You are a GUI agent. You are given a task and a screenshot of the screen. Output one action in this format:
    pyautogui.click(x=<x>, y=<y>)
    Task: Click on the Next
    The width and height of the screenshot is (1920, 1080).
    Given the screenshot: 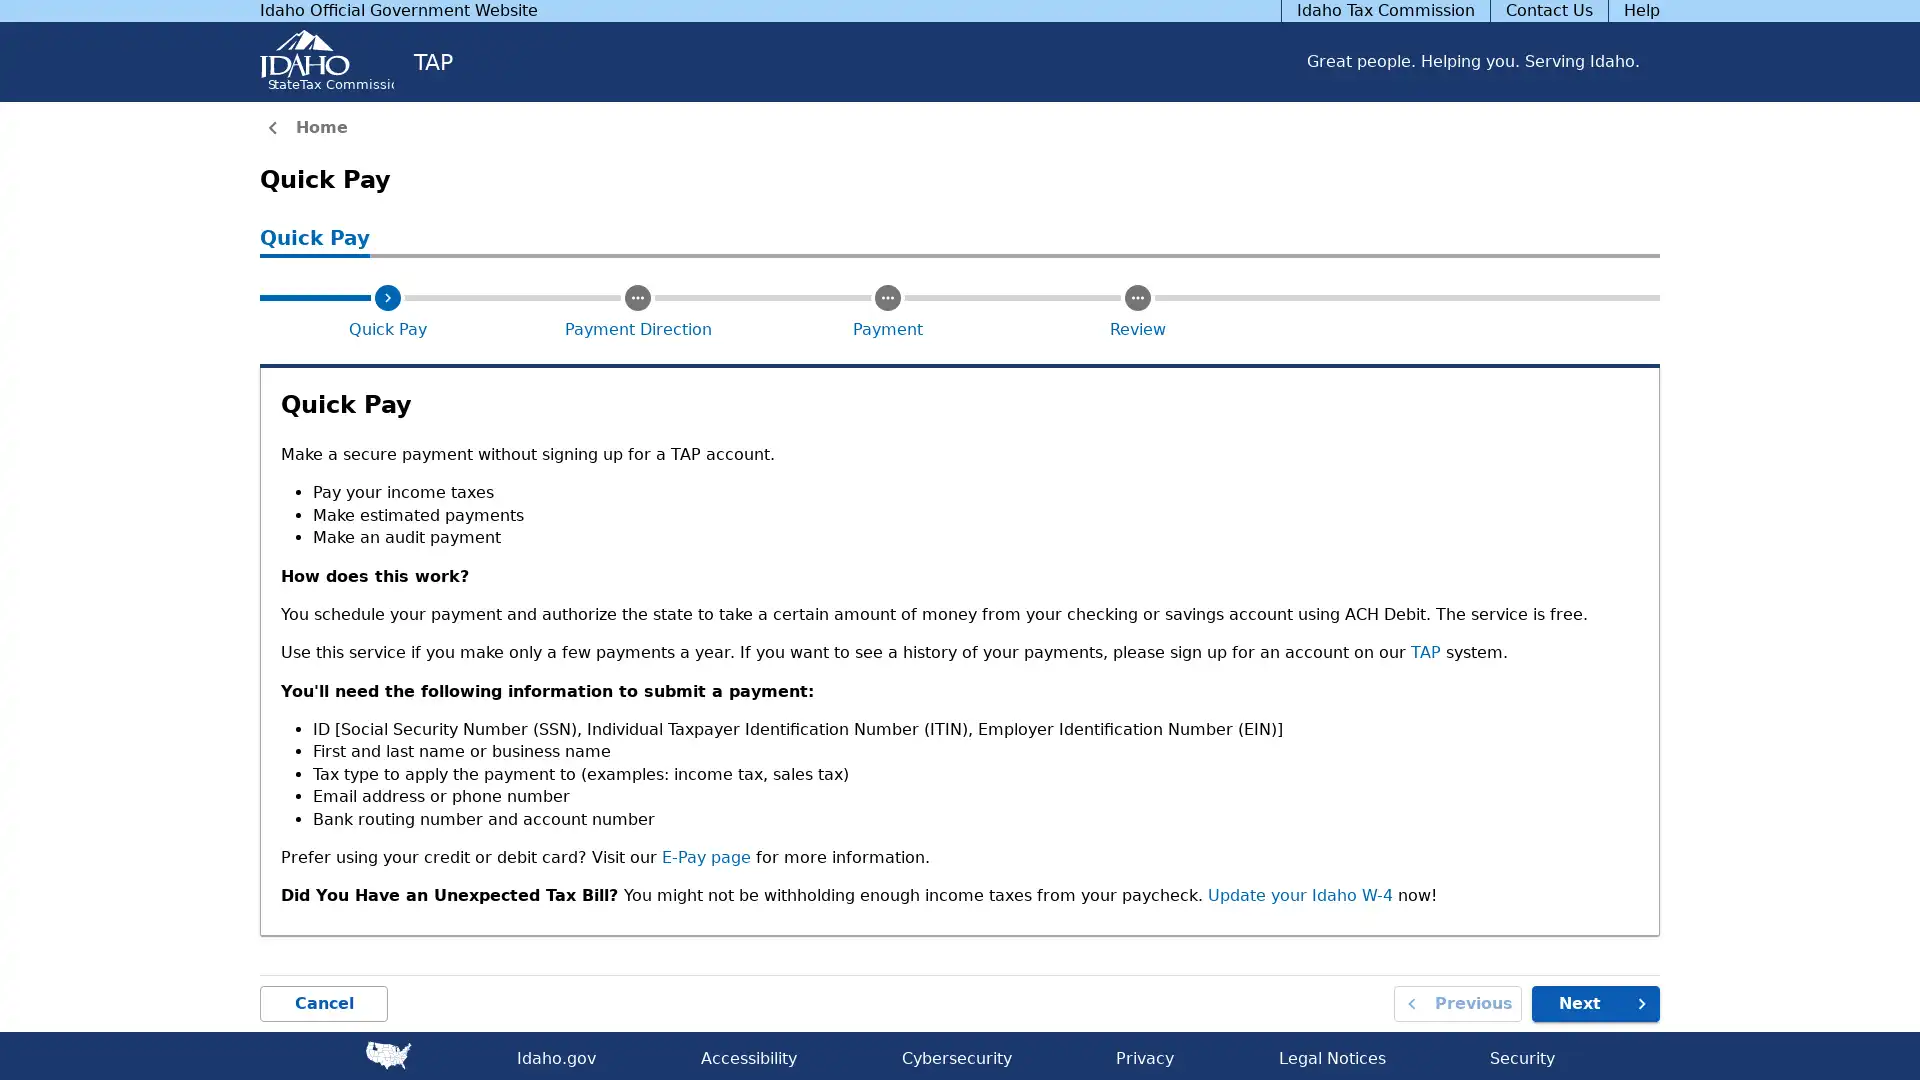 What is the action you would take?
    pyautogui.click(x=1595, y=1003)
    